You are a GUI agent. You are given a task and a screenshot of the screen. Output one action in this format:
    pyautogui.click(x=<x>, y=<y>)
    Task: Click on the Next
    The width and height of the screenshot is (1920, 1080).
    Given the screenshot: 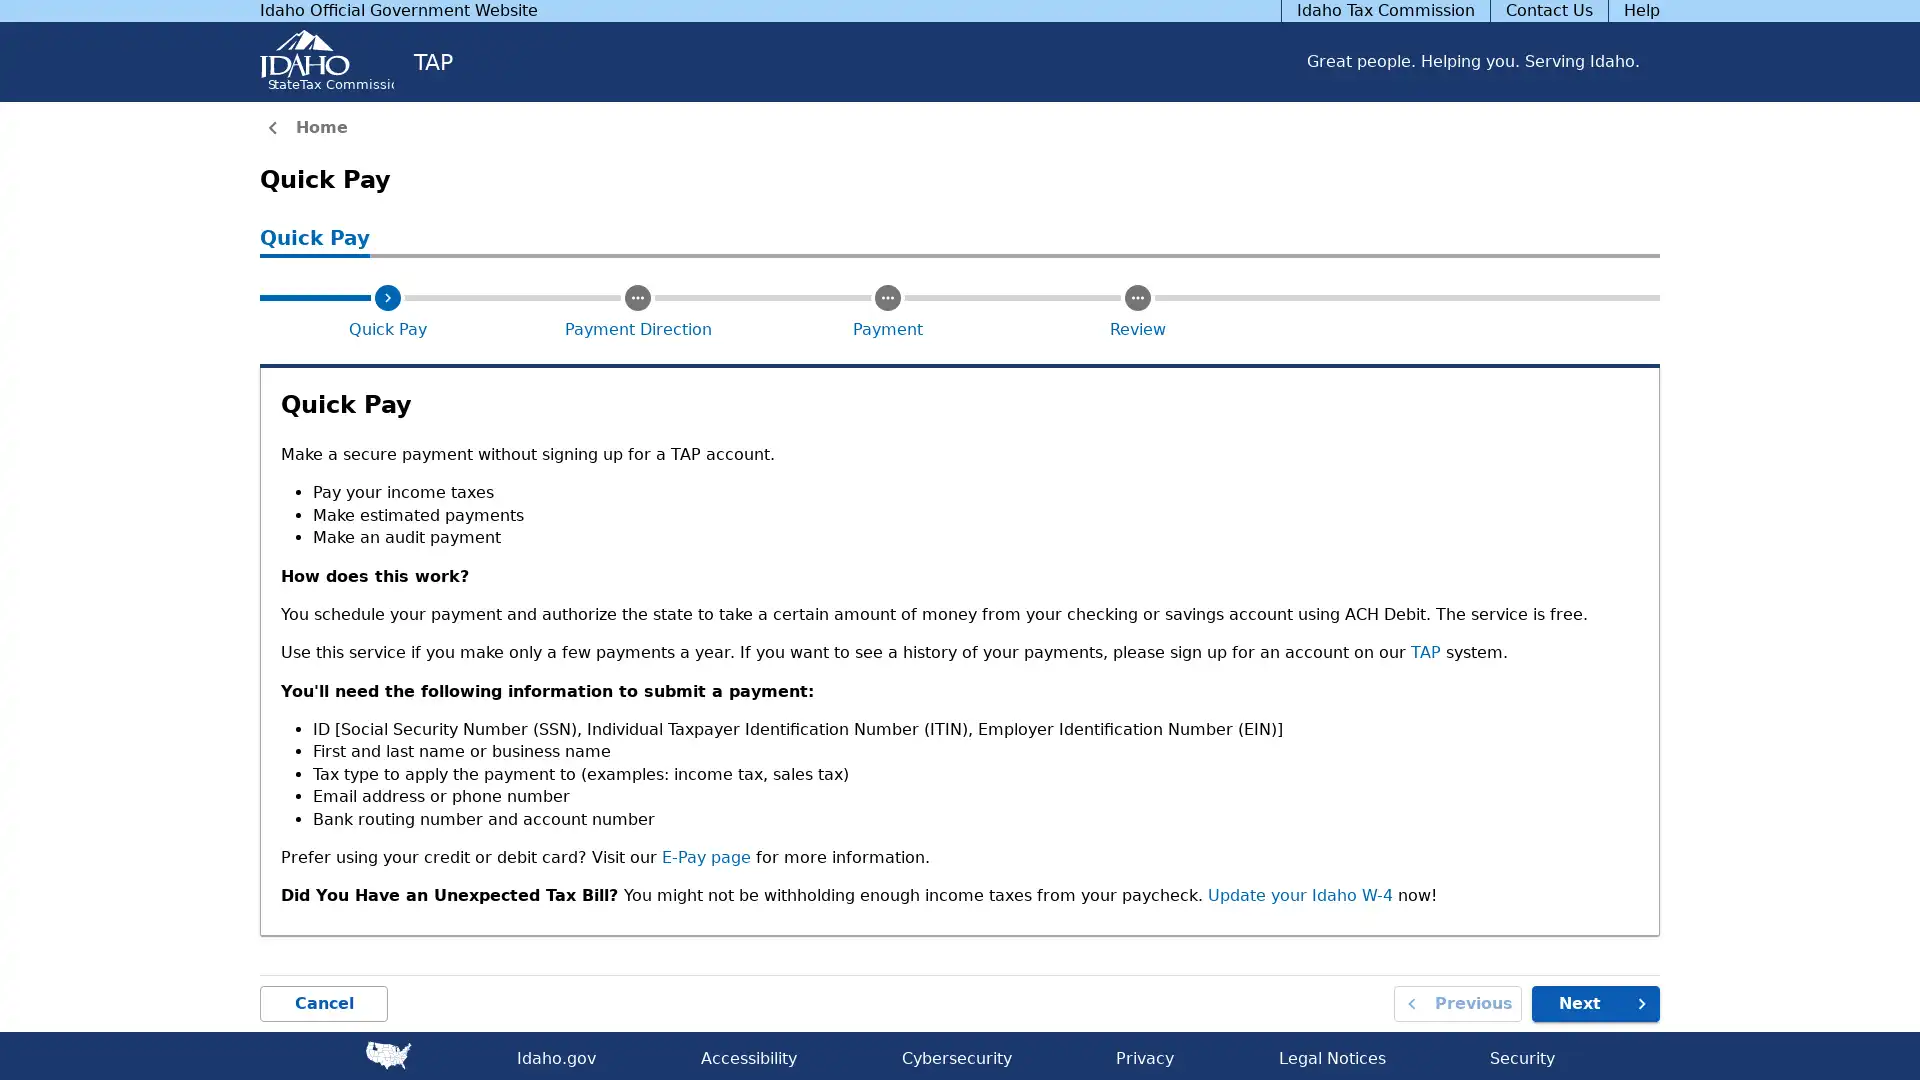 What is the action you would take?
    pyautogui.click(x=1595, y=1003)
    